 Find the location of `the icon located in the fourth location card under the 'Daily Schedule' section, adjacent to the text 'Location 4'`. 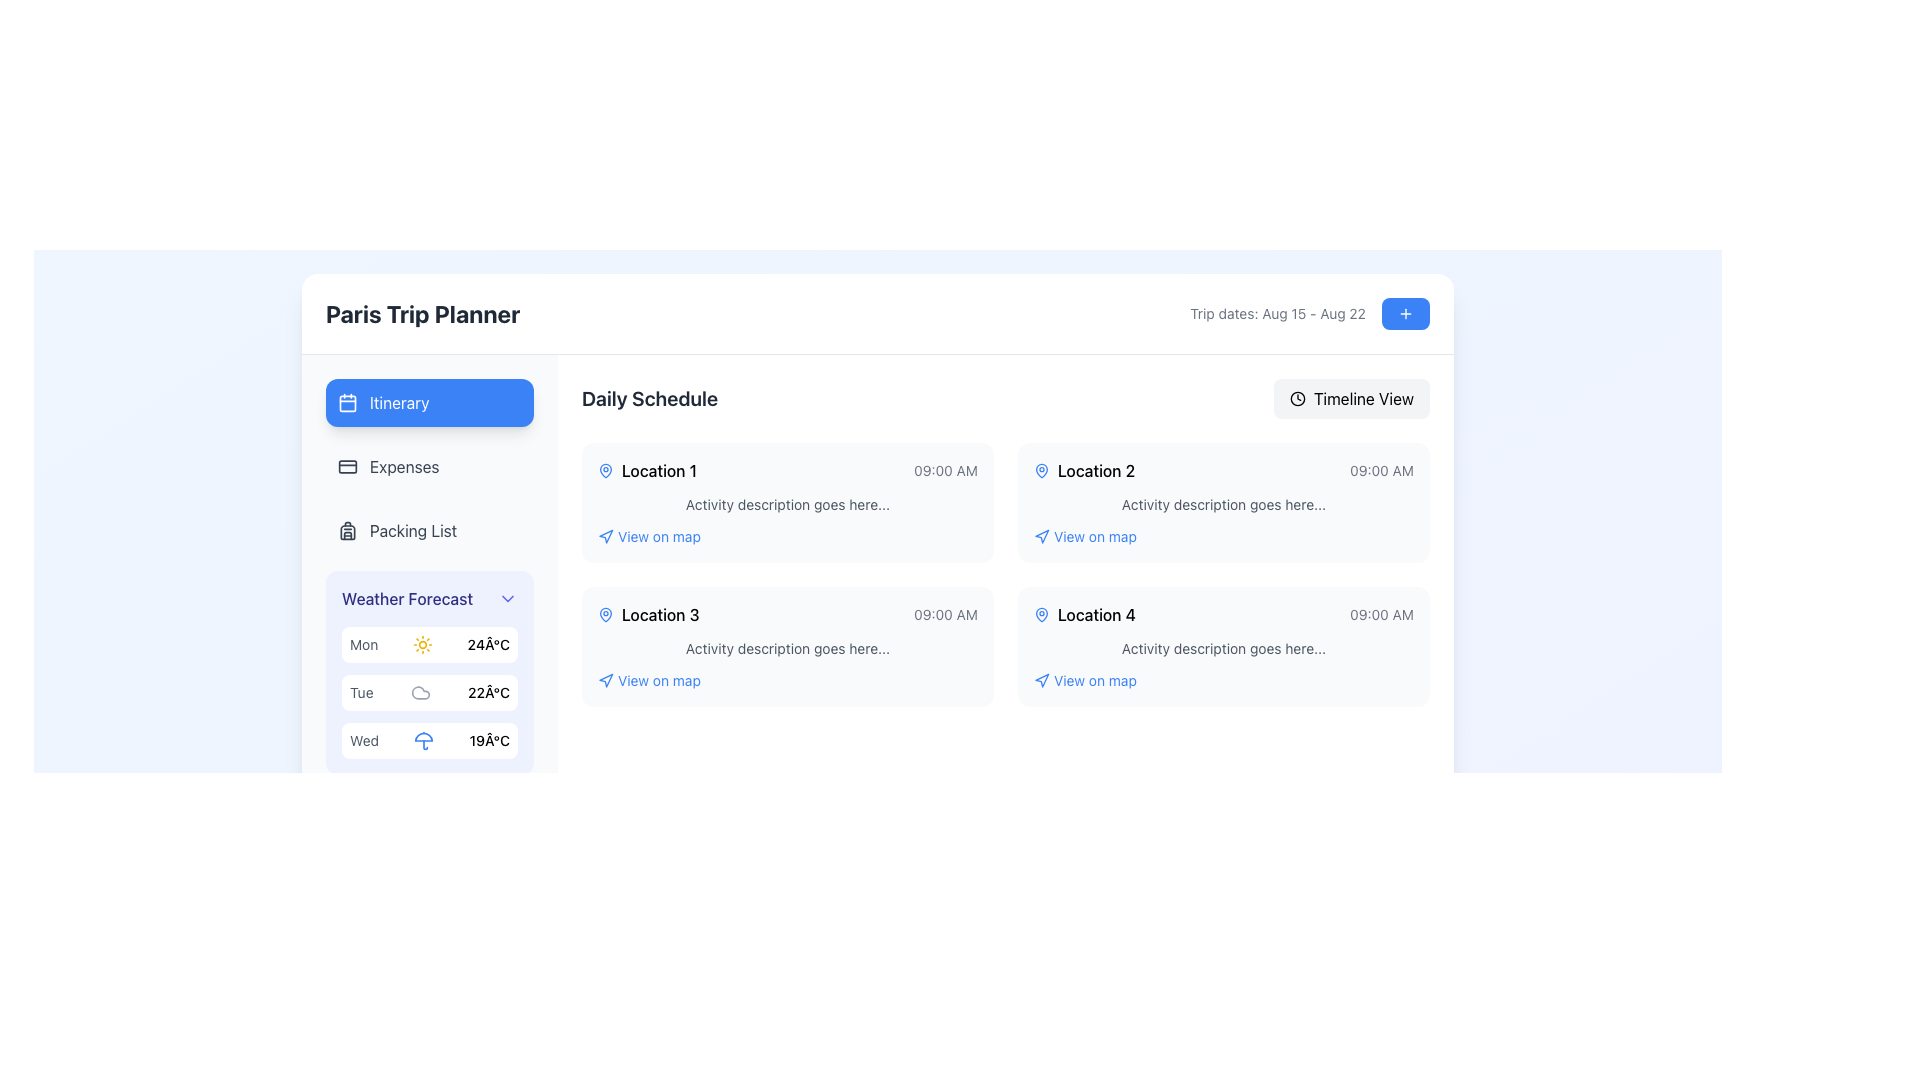

the icon located in the fourth location card under the 'Daily Schedule' section, adjacent to the text 'Location 4' is located at coordinates (1040, 613).